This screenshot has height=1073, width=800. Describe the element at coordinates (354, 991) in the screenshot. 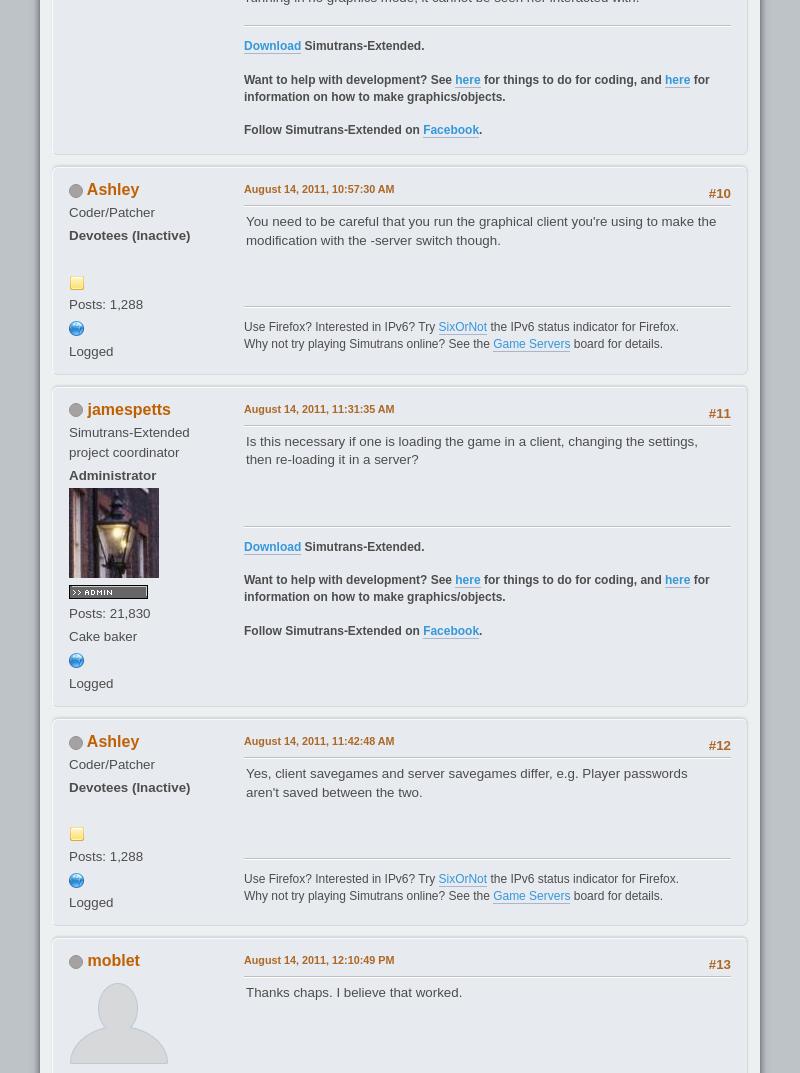

I see `'Thanks chaps. I believe that worked.'` at that location.